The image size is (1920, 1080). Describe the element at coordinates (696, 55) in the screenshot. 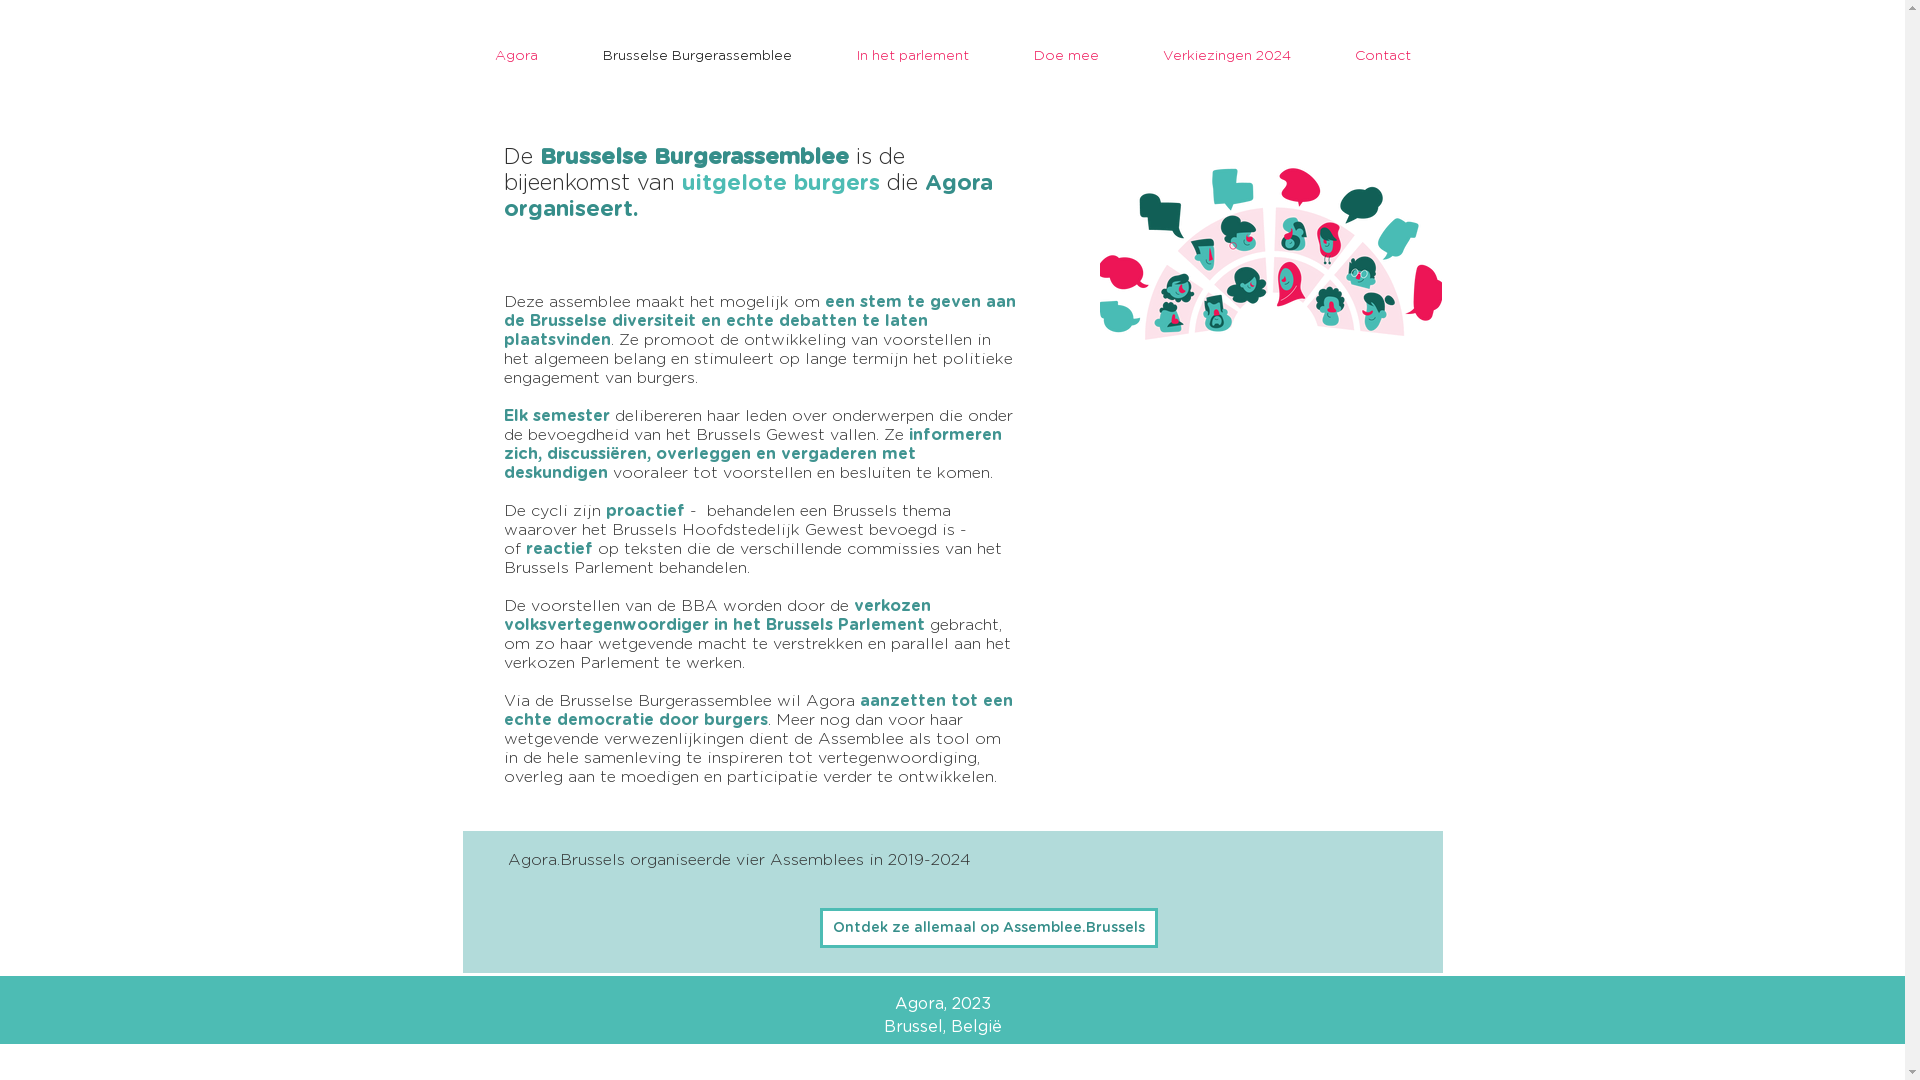

I see `'Brusselse Burgerassemblee'` at that location.